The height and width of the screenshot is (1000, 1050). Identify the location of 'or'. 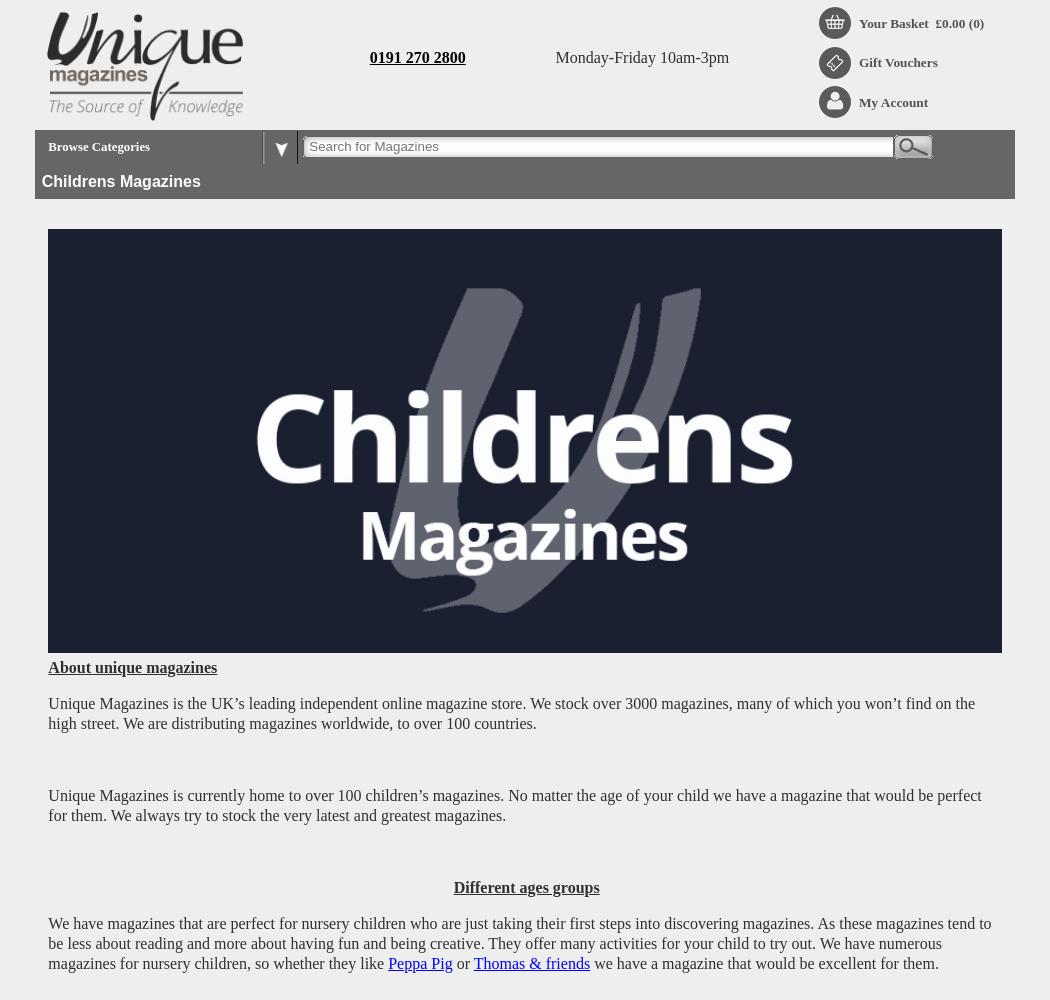
(462, 961).